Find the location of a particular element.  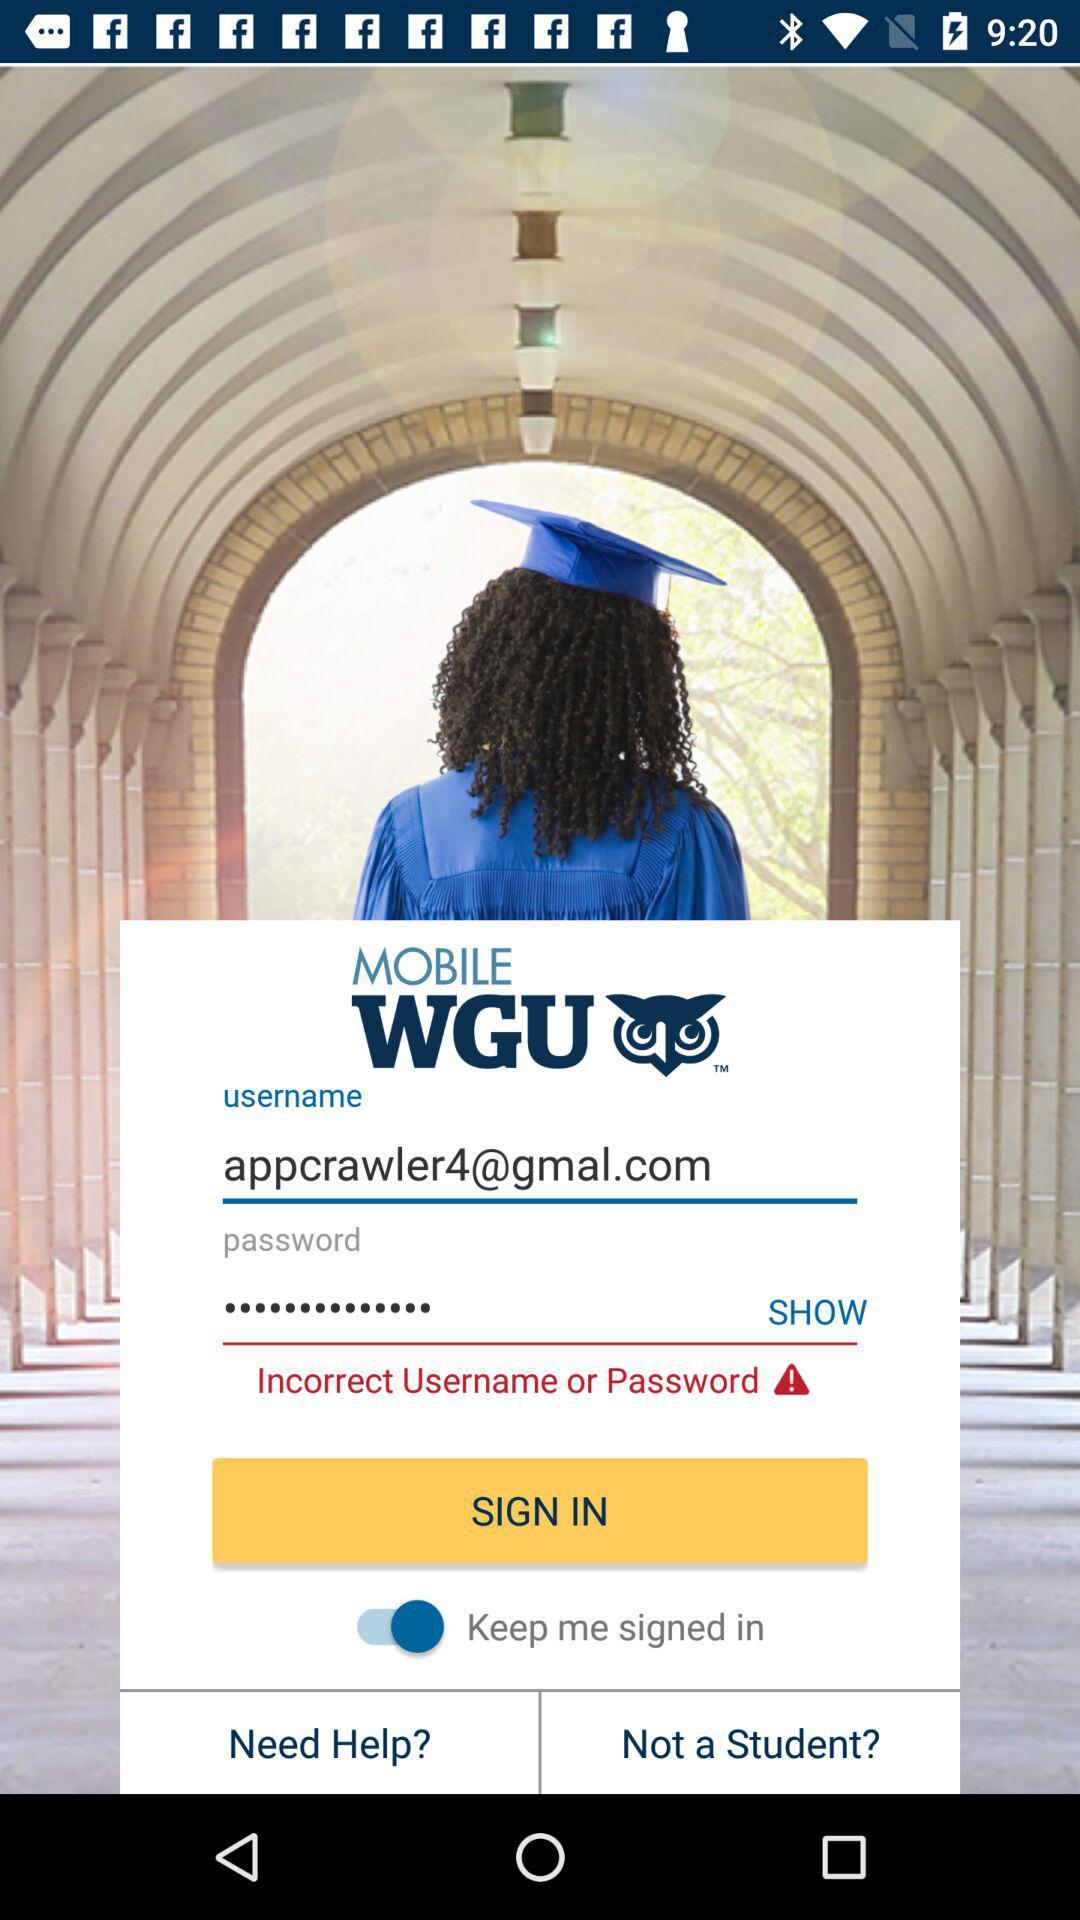

the show item is located at coordinates (817, 1310).